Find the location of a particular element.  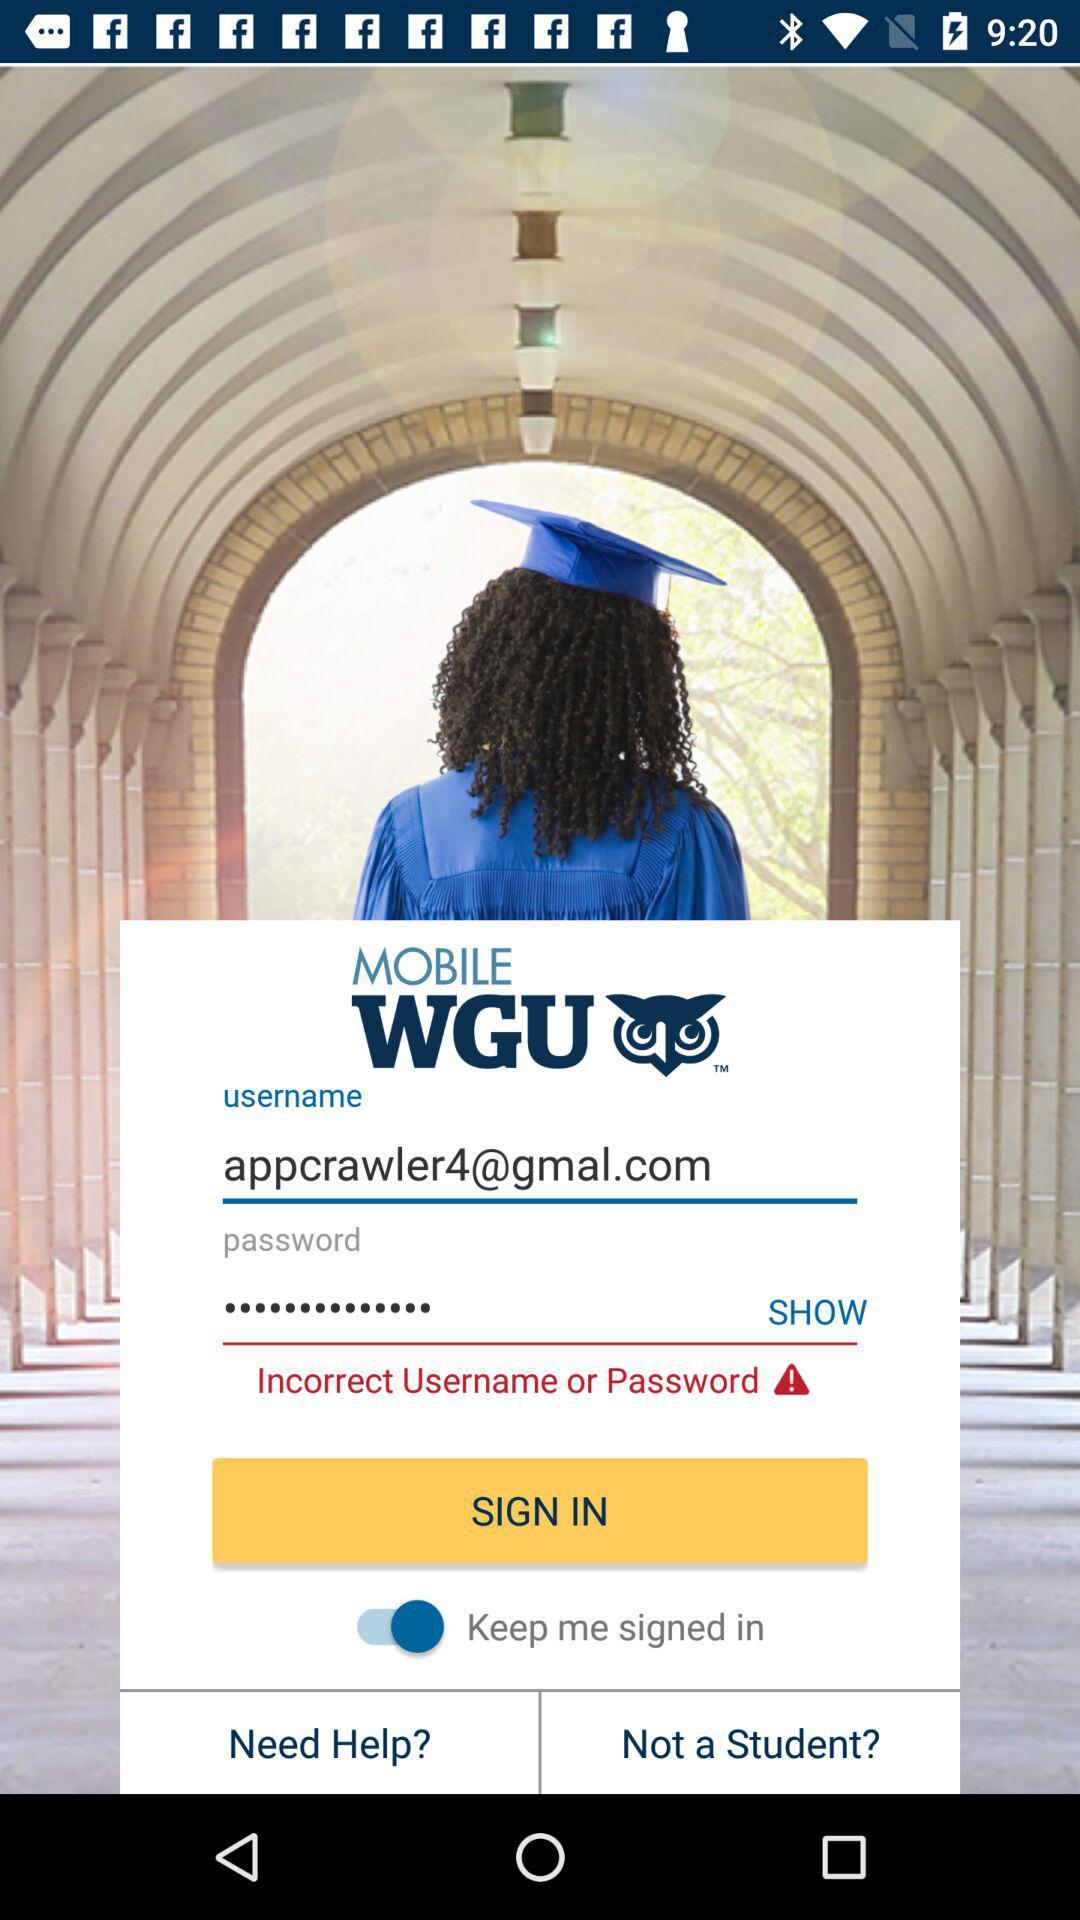

the show item is located at coordinates (817, 1310).